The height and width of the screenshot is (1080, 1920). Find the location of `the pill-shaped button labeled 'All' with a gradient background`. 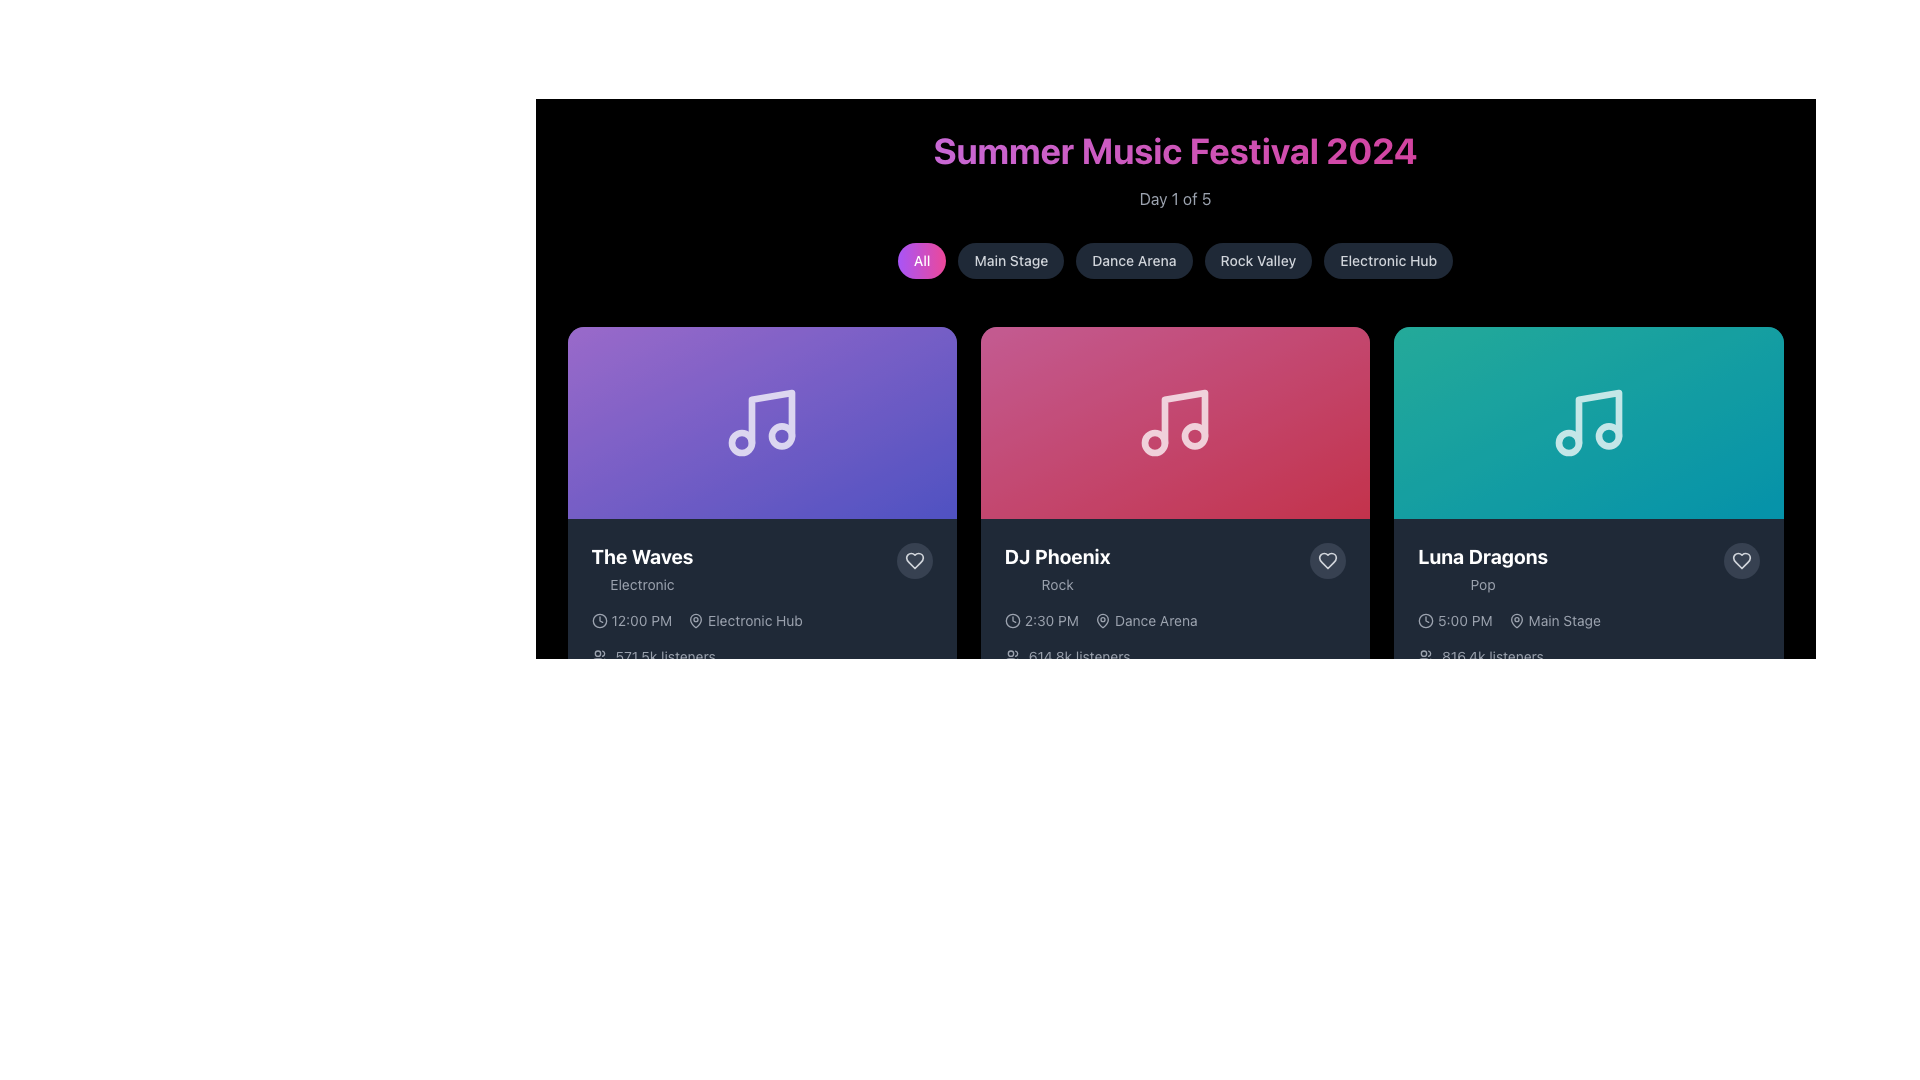

the pill-shaped button labeled 'All' with a gradient background is located at coordinates (920, 260).